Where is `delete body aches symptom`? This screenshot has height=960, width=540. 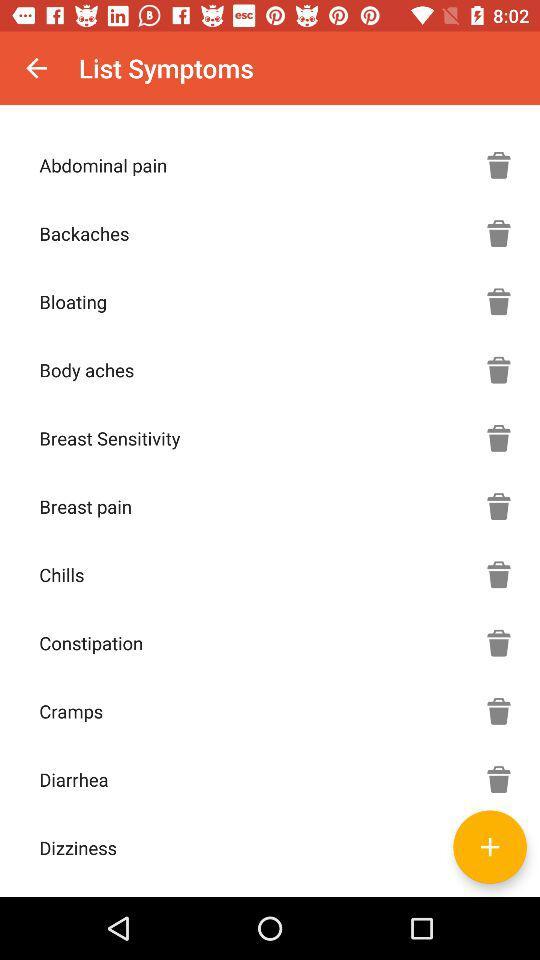 delete body aches symptom is located at coordinates (498, 369).